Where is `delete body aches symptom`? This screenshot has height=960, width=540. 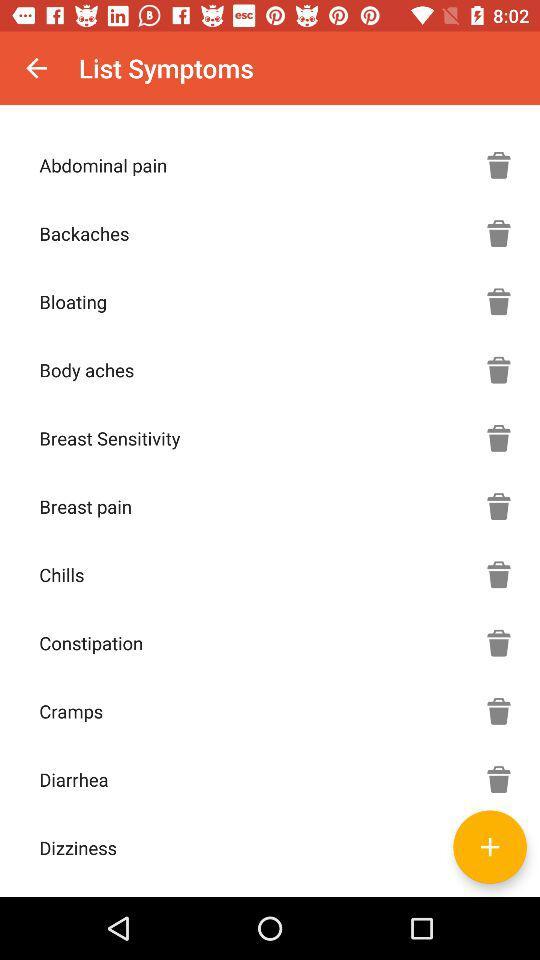 delete body aches symptom is located at coordinates (498, 369).